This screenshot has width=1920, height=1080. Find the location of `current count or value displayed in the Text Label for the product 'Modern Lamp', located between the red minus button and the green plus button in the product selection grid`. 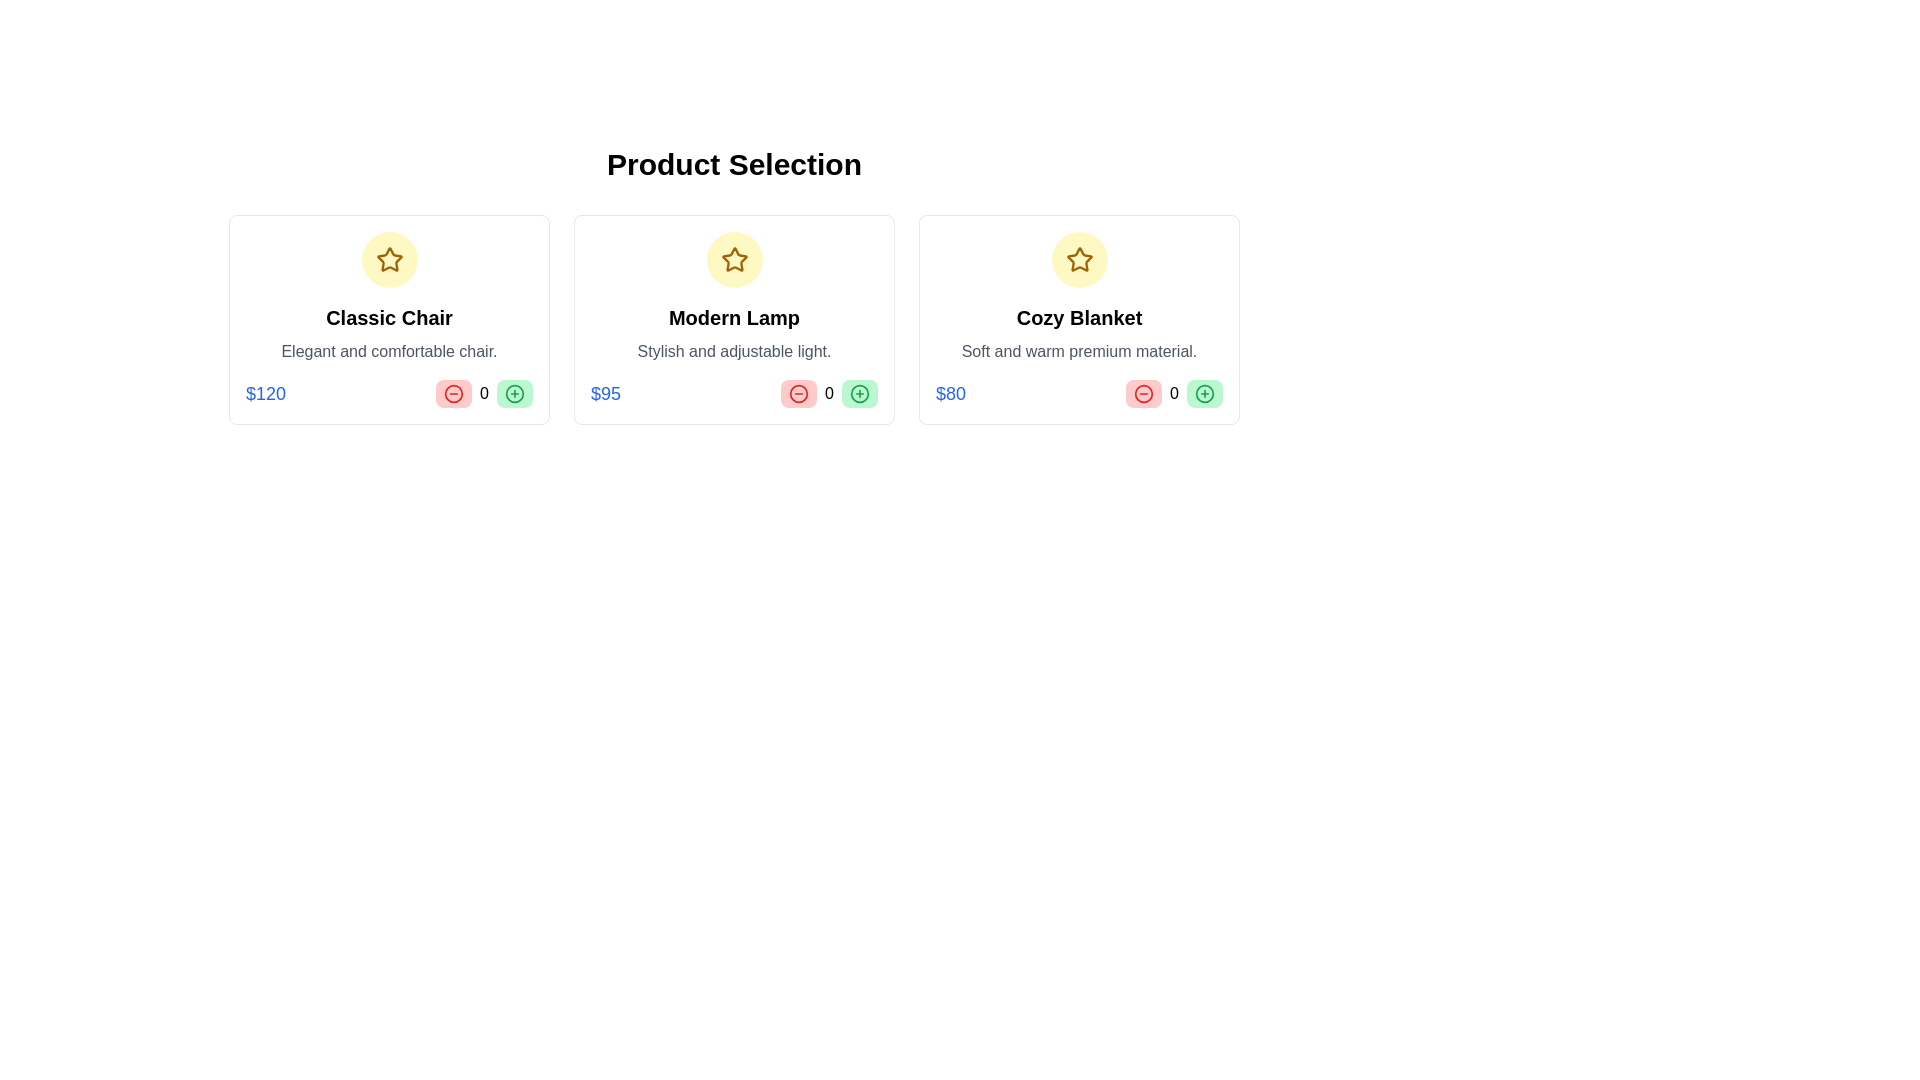

current count or value displayed in the Text Label for the product 'Modern Lamp', located between the red minus button and the green plus button in the product selection grid is located at coordinates (829, 393).